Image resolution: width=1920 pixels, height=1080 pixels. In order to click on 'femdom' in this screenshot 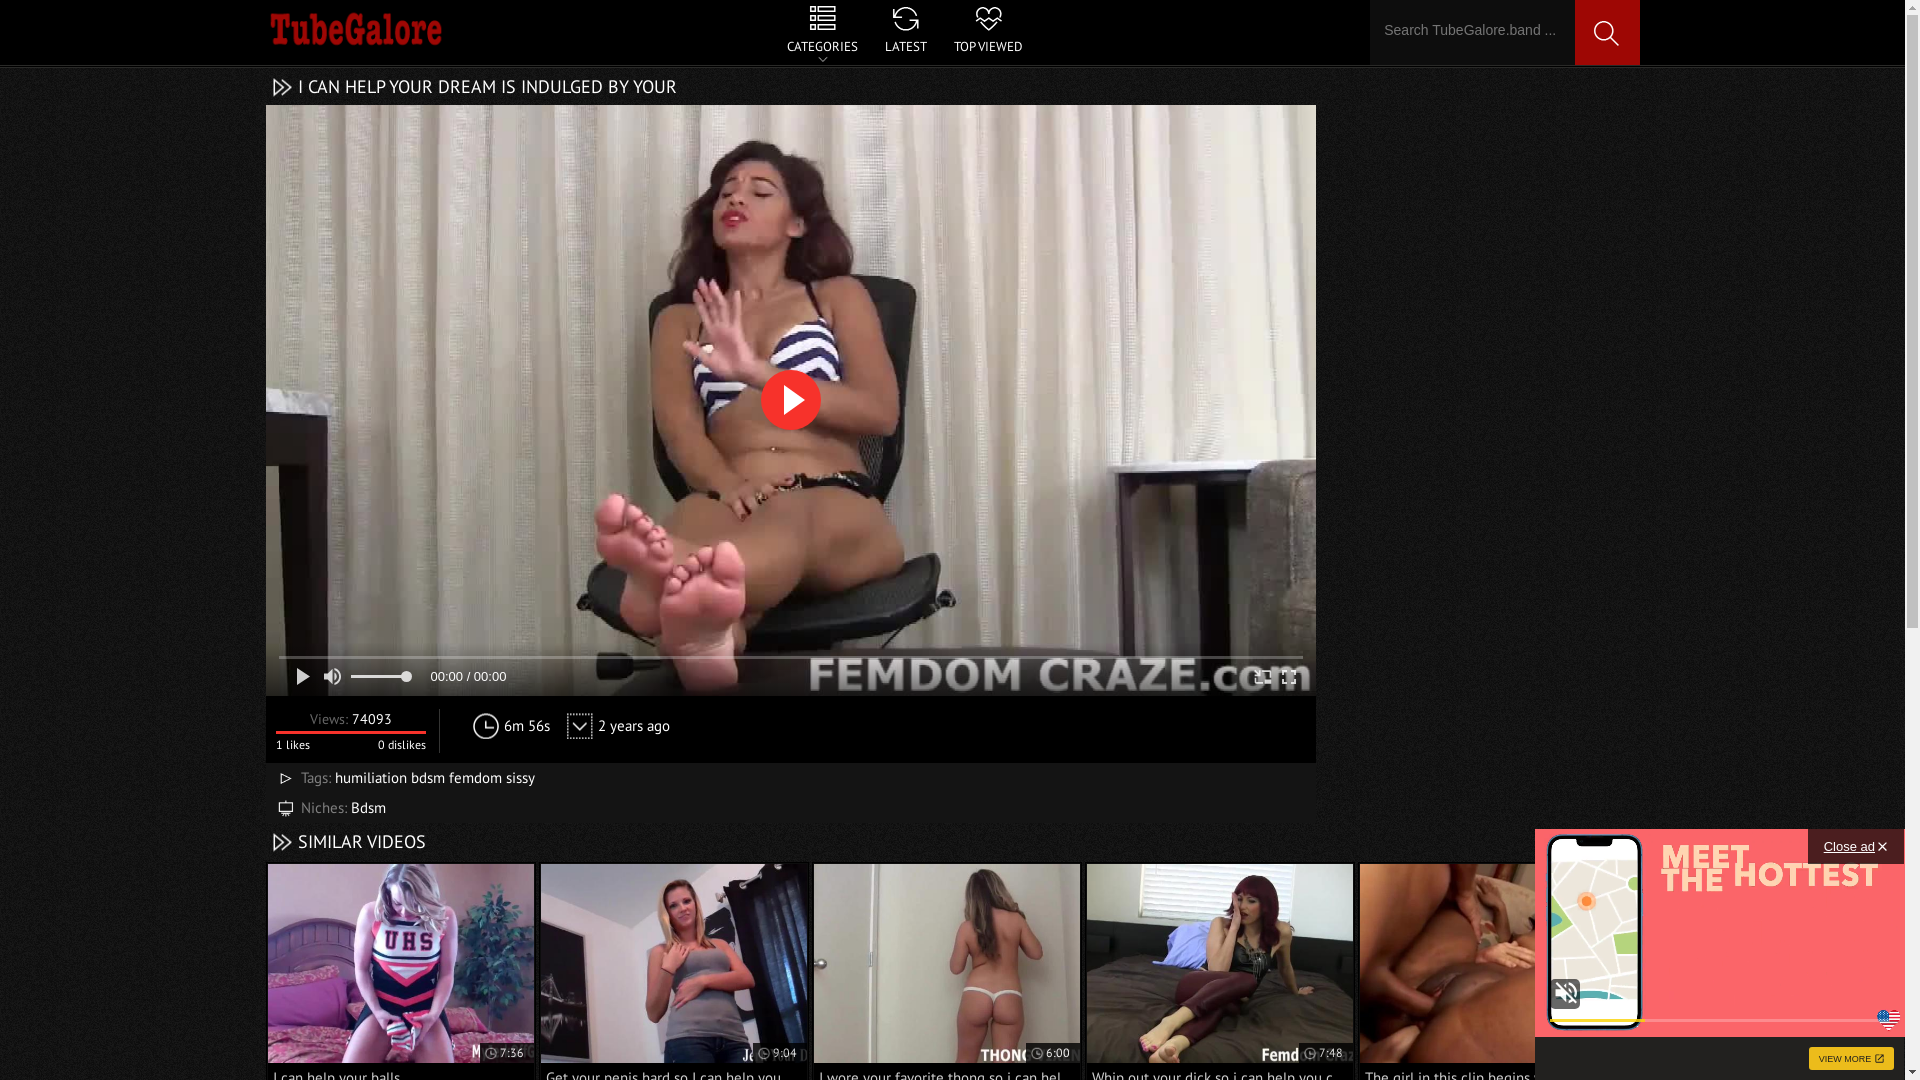, I will do `click(473, 776)`.